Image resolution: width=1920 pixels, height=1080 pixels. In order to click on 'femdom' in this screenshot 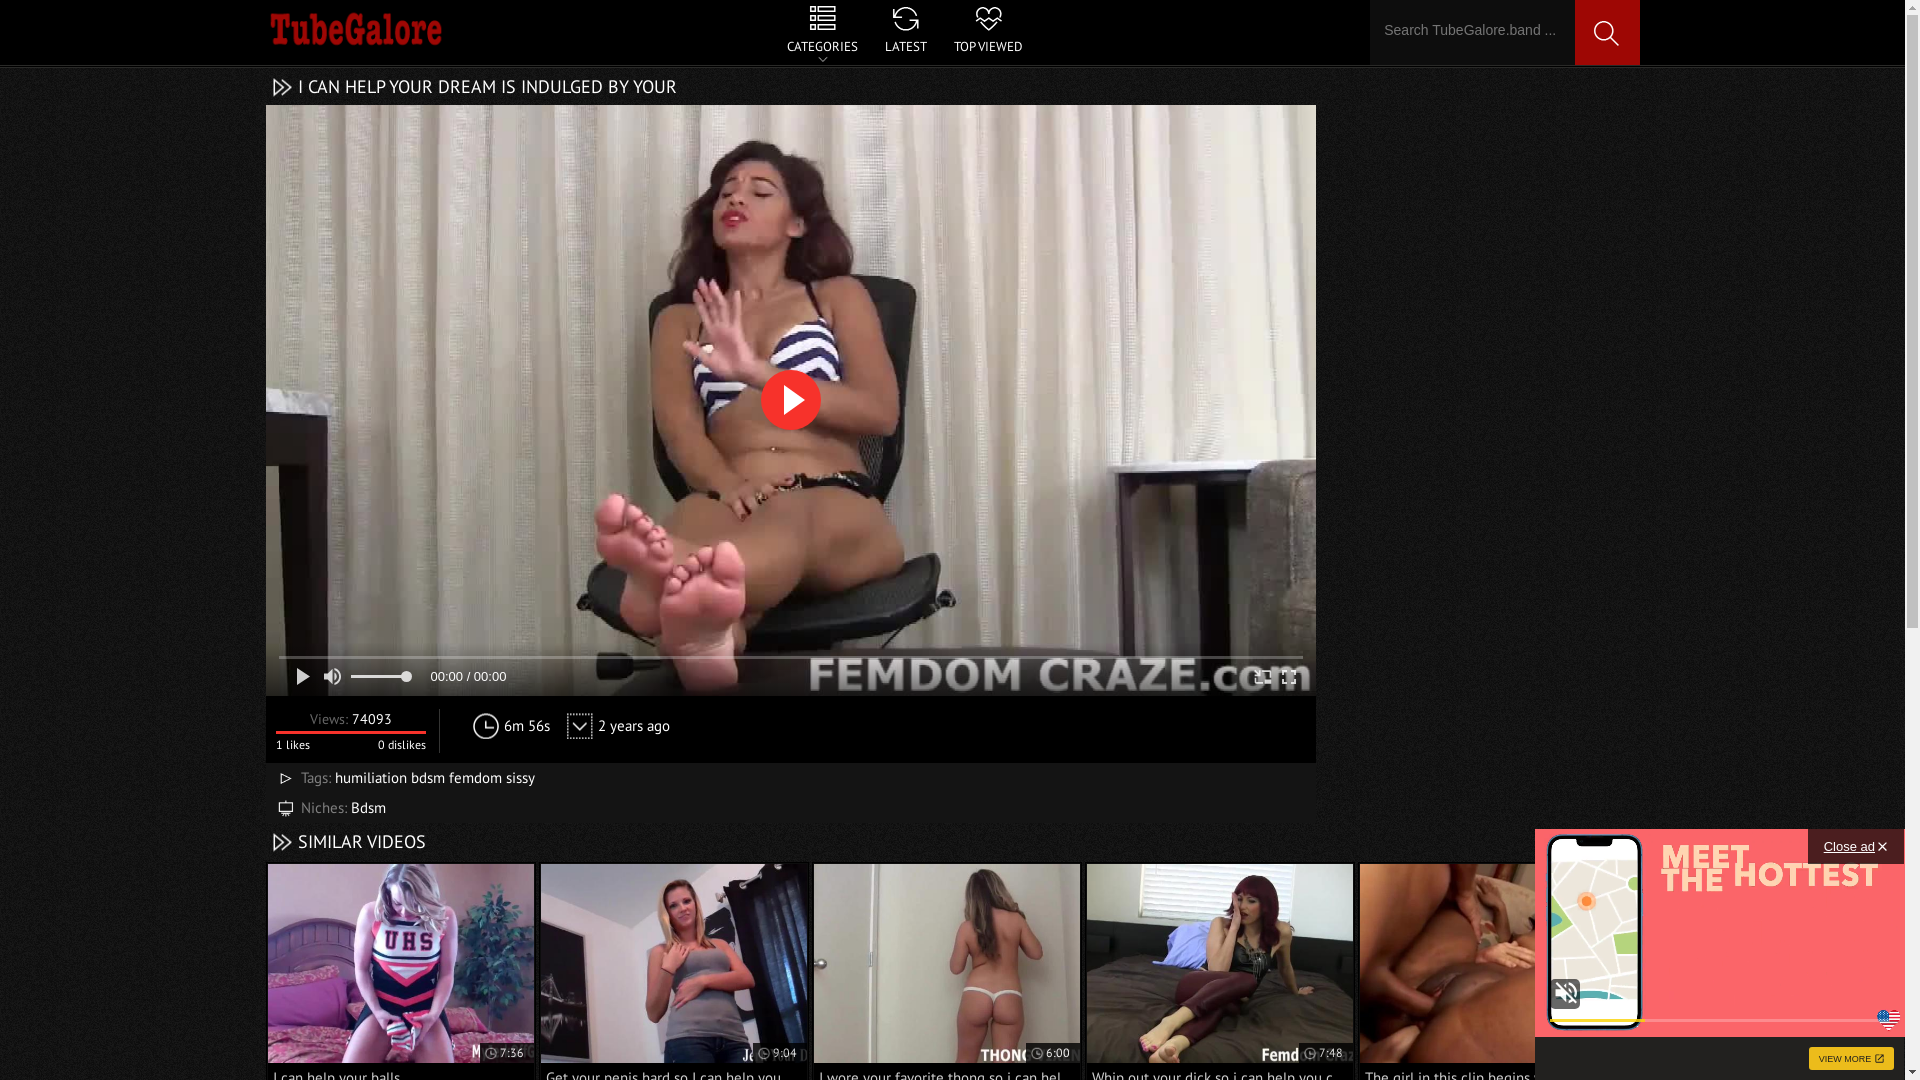, I will do `click(473, 776)`.